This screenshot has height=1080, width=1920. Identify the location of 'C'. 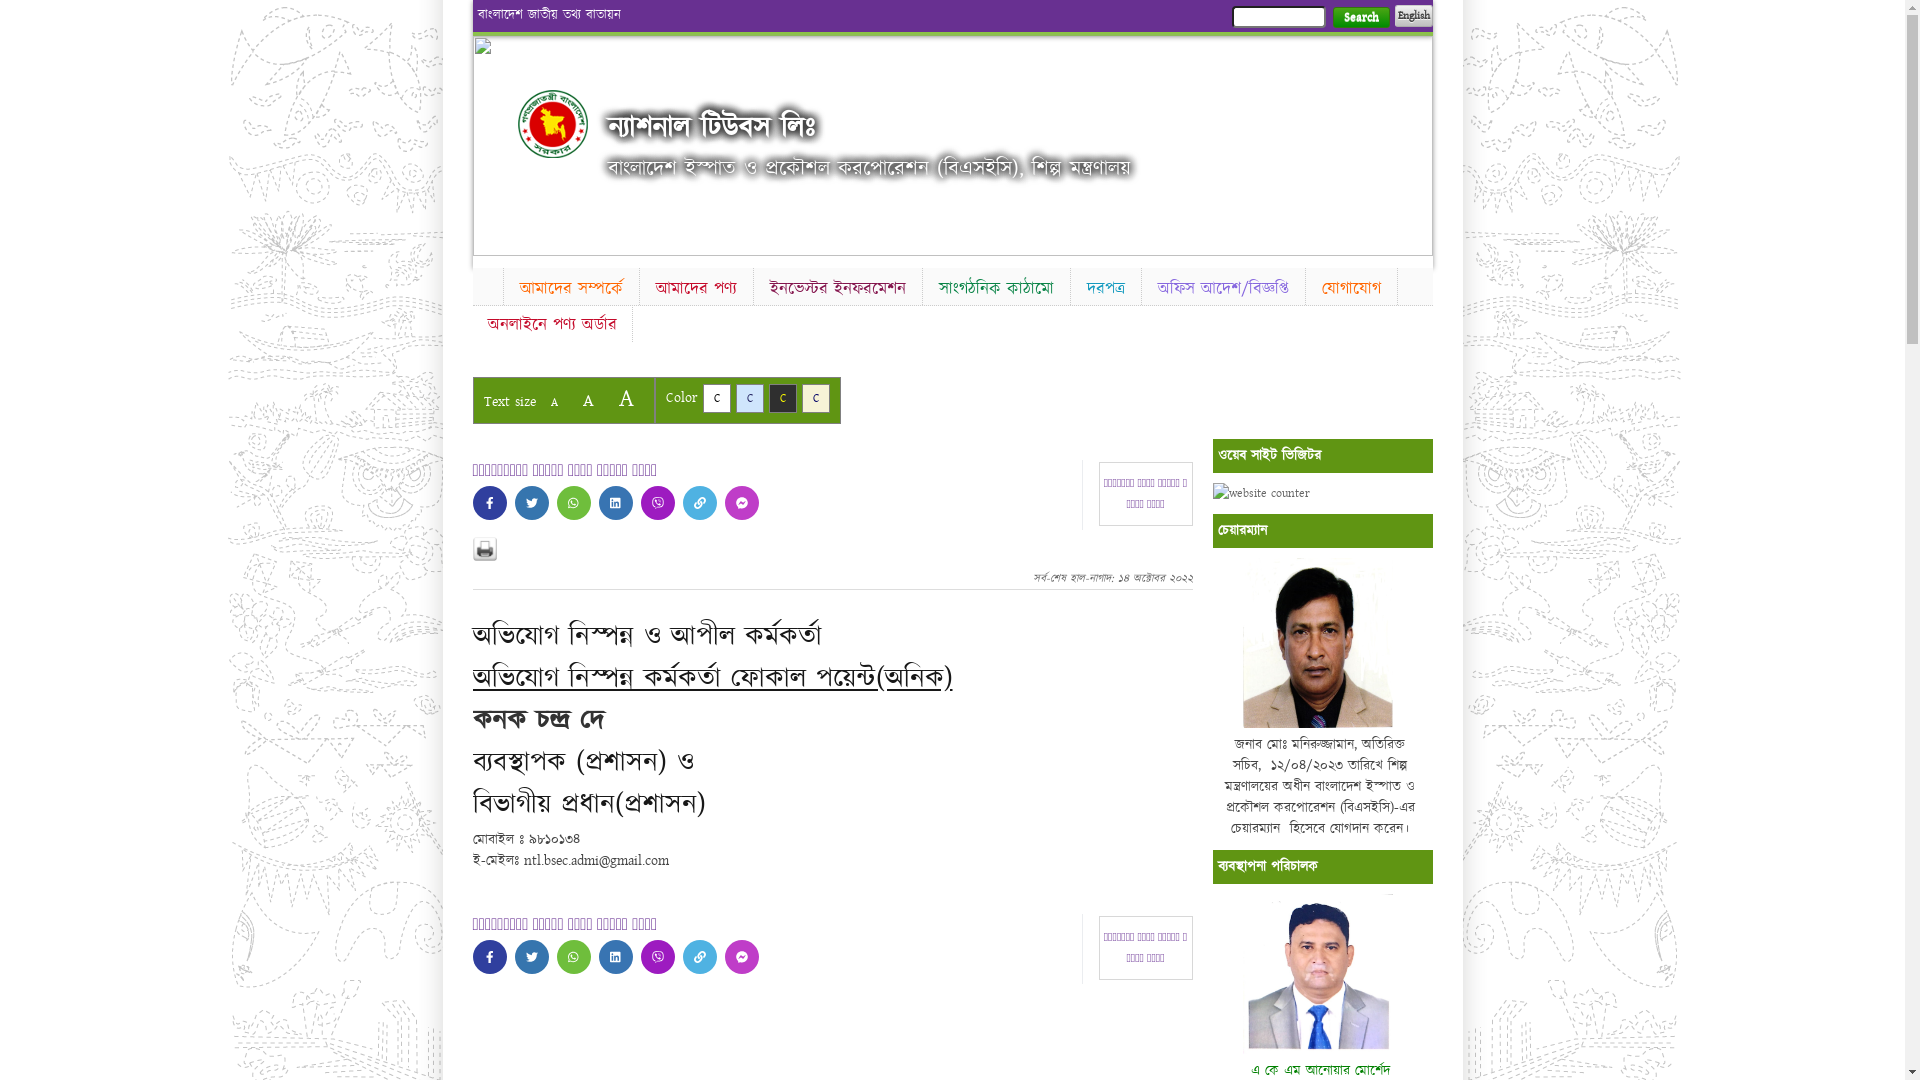
(701, 398).